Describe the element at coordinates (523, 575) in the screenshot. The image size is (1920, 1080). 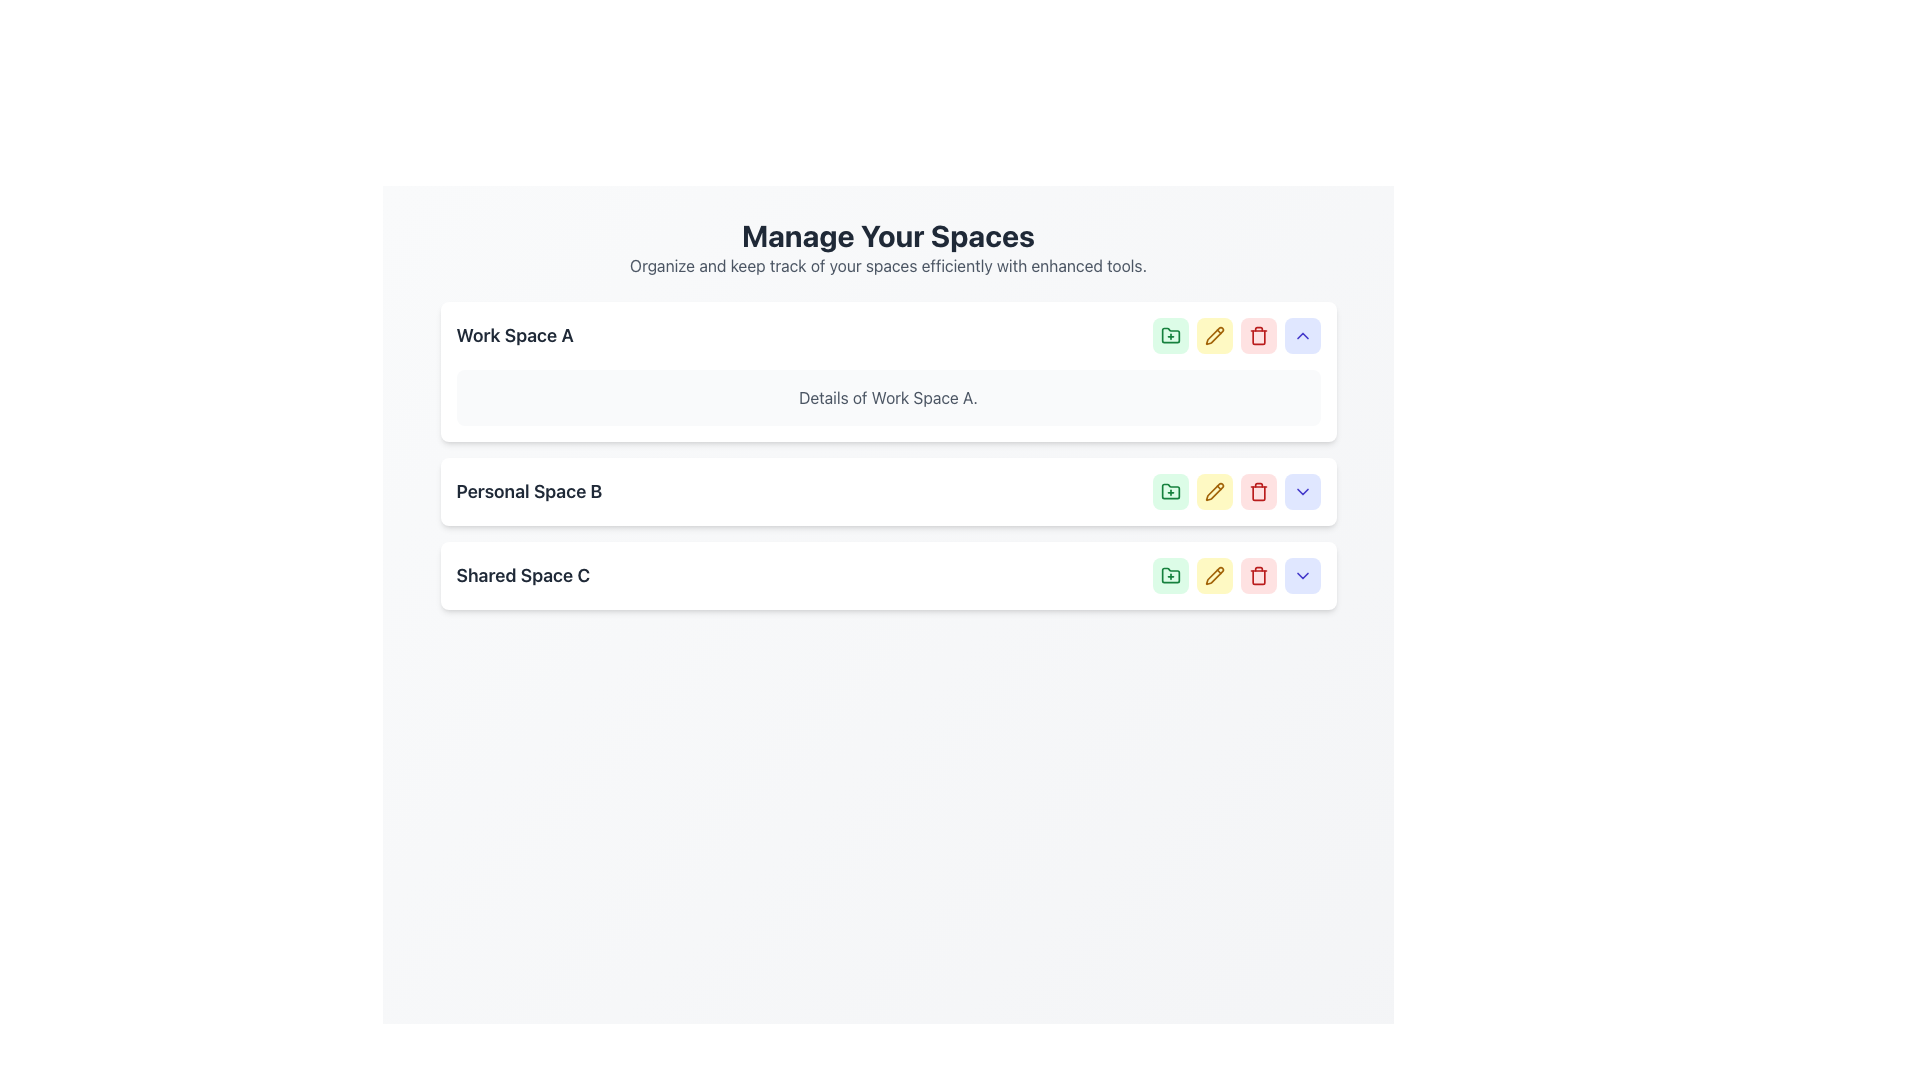
I see `text from the Text Label that identifies the 'Shared Space C' workspace, which is positioned below 'Personal Space B' and aligned with action icons` at that location.